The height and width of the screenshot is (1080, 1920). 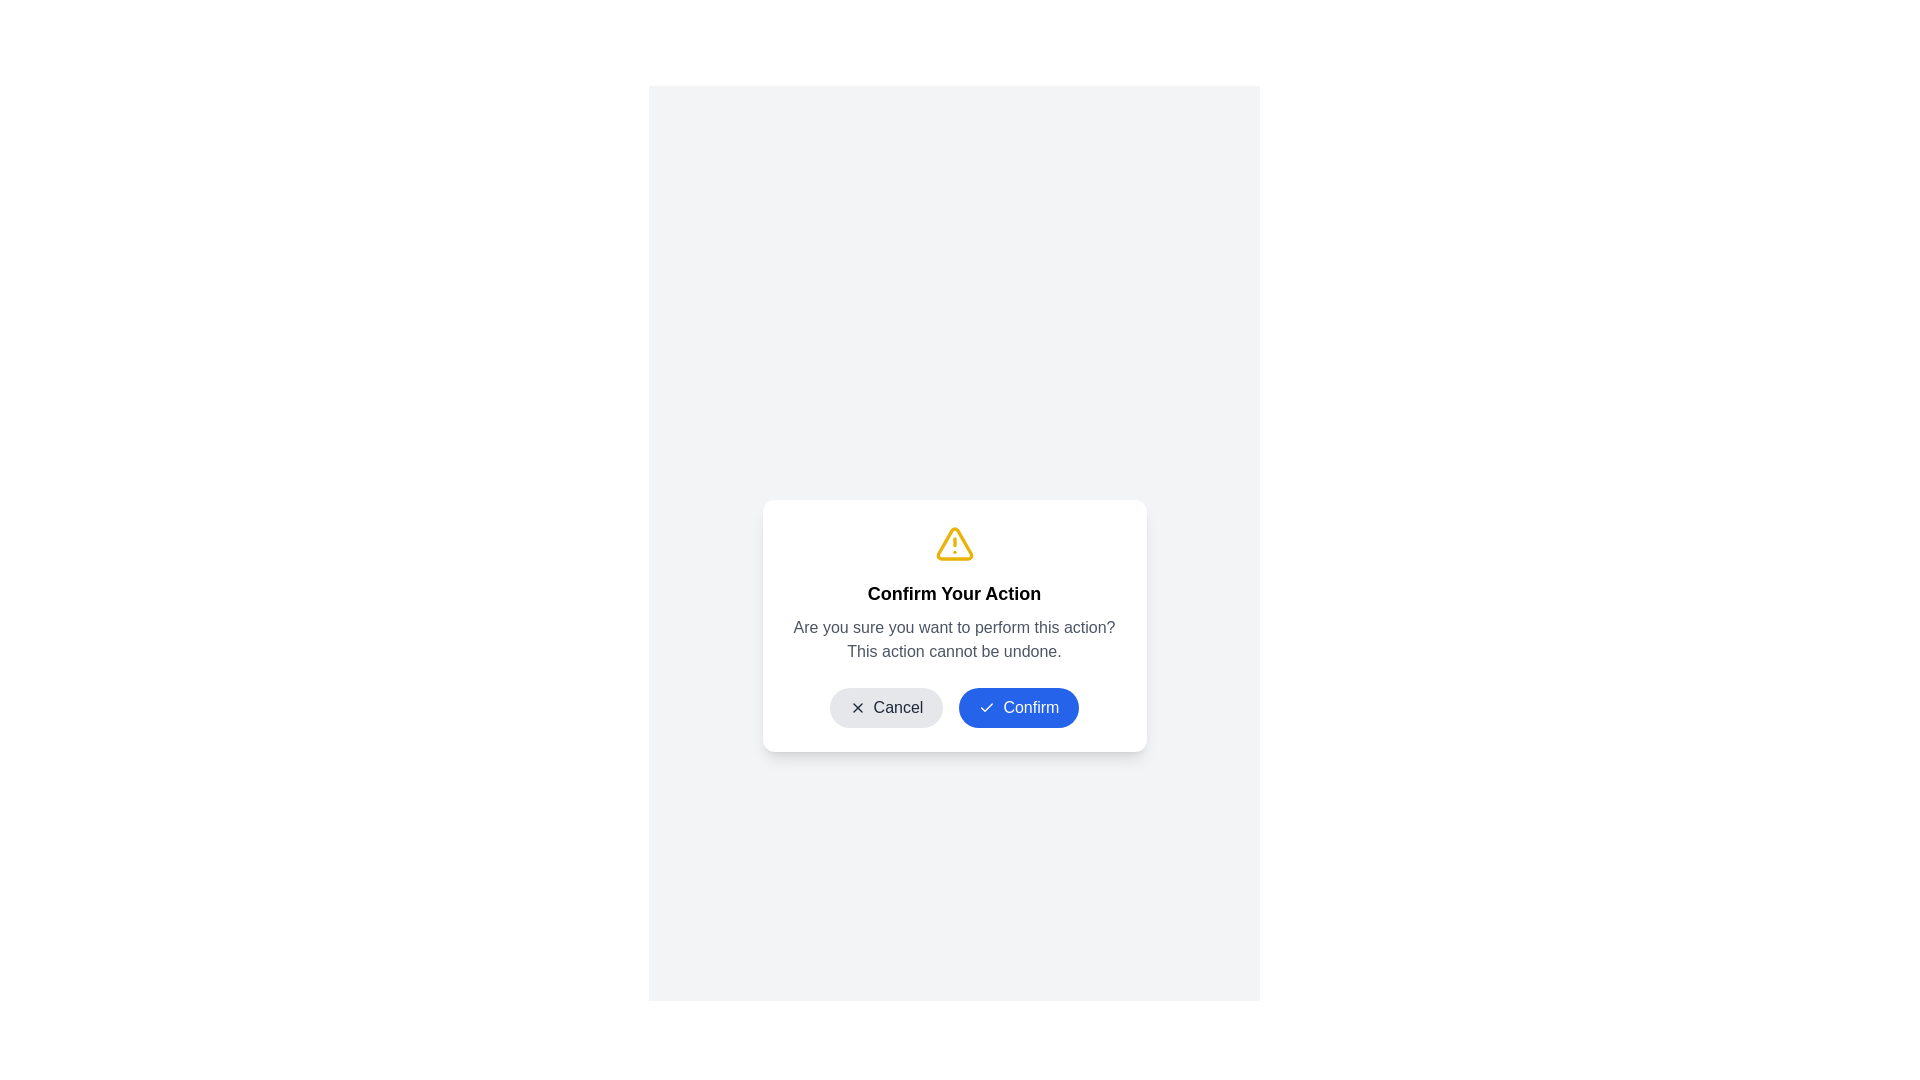 I want to click on the yellow triangular warning icon with an exclamation mark, located at the top center of the modal dialog box, positioned above the header text 'Confirm Your Action', so click(x=953, y=543).